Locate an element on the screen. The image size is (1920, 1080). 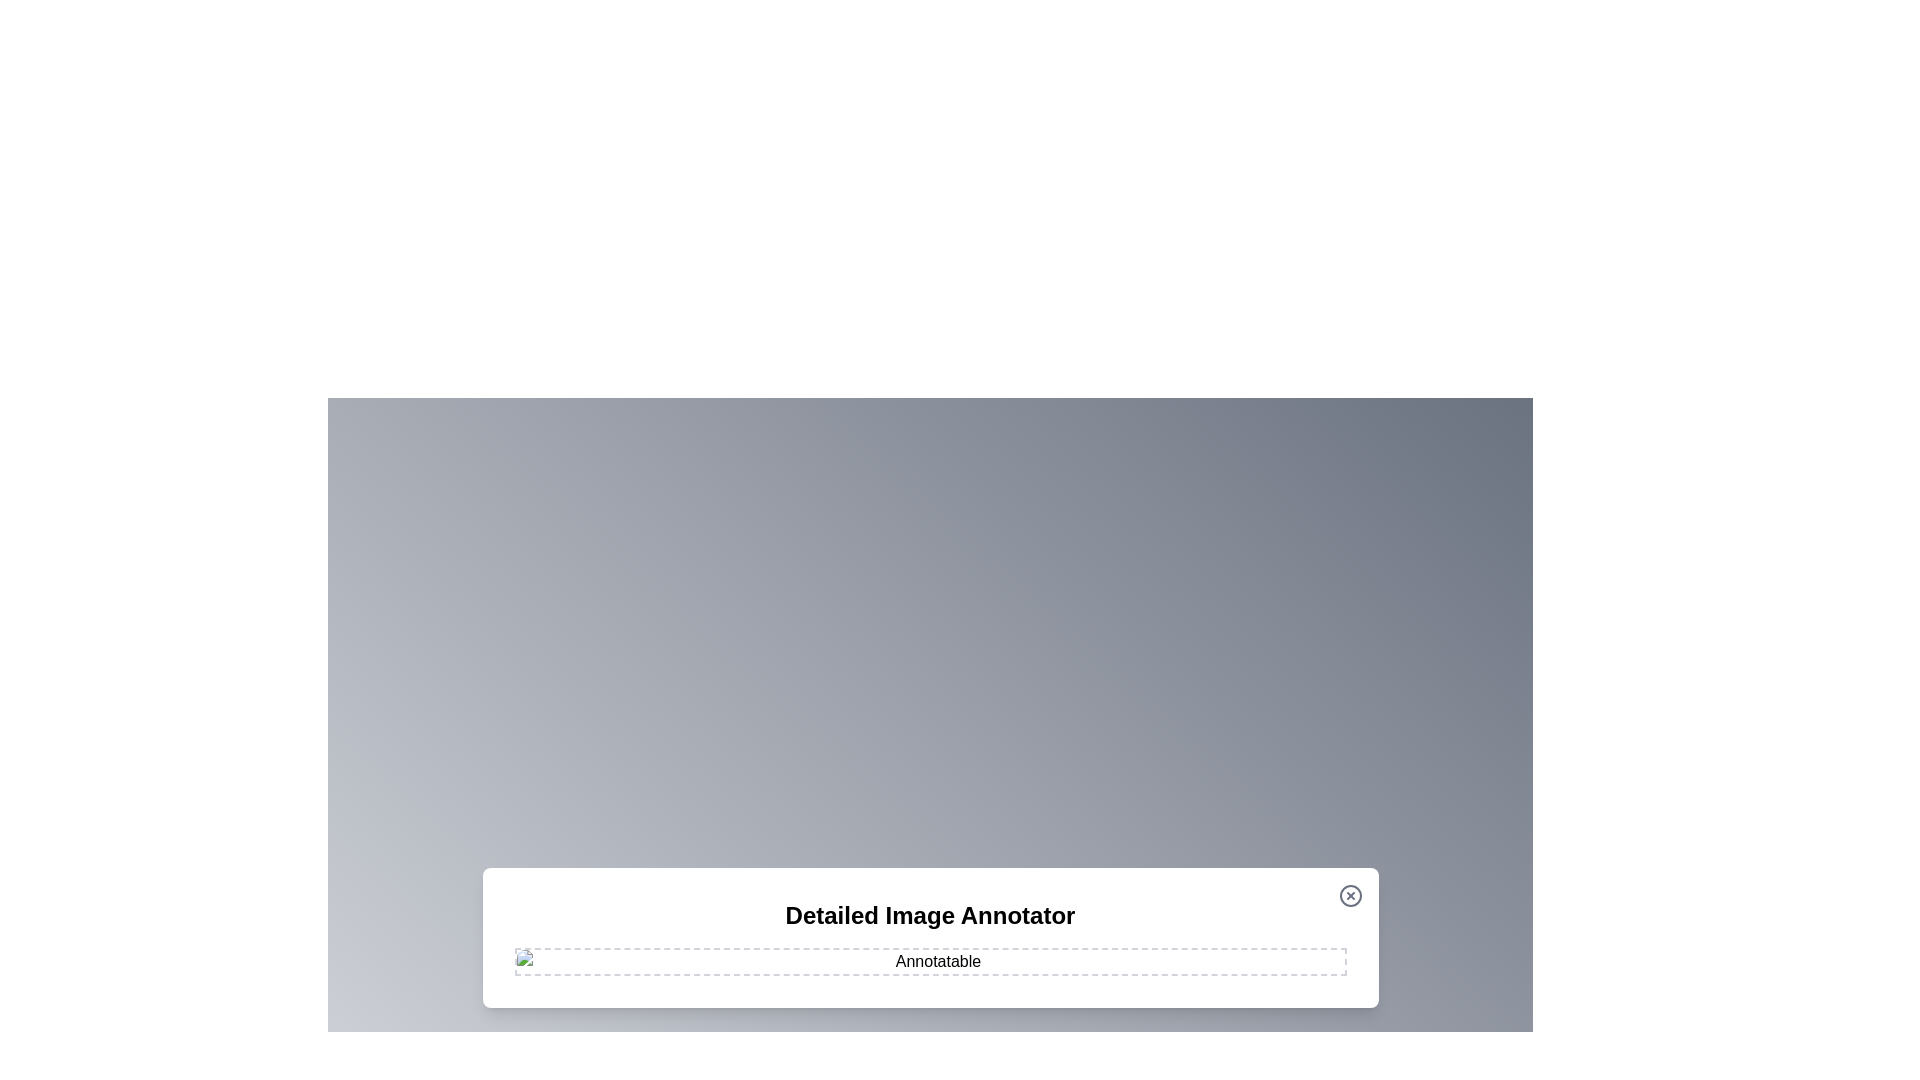
the image at coordinates (1158, 973) to add an annotation is located at coordinates (1157, 971).